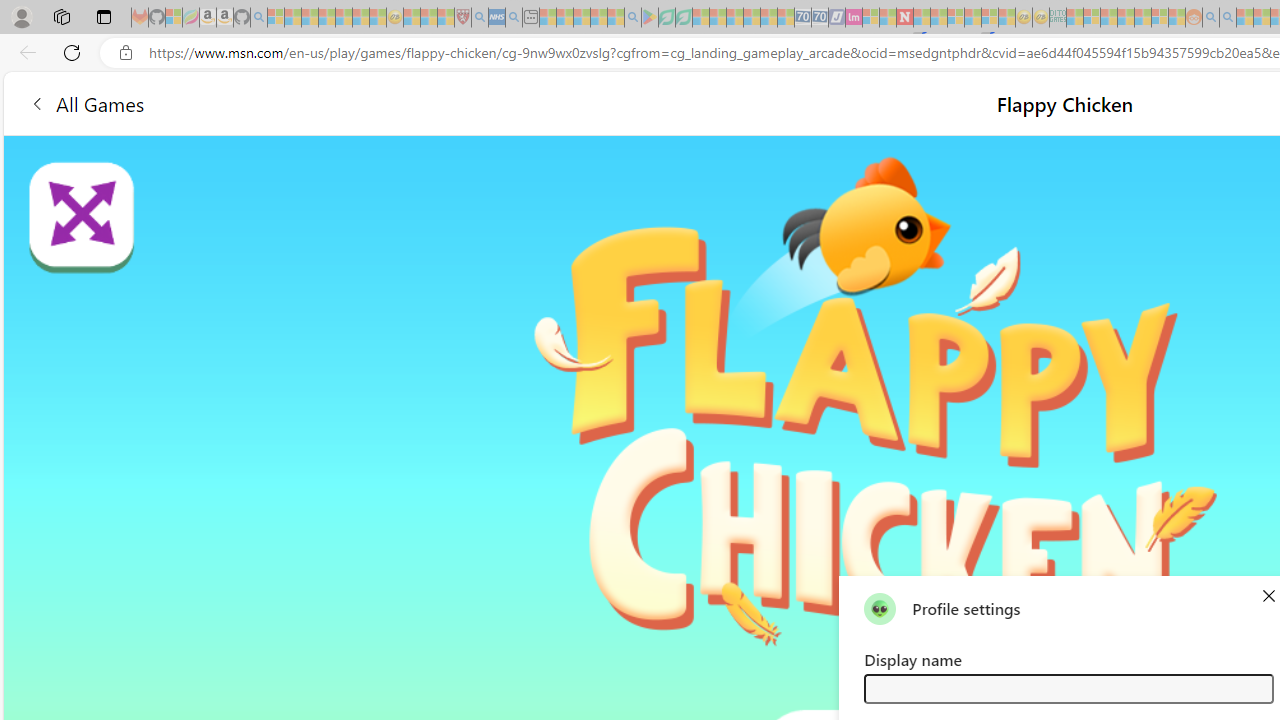 The height and width of the screenshot is (720, 1280). What do you see at coordinates (445, 17) in the screenshot?
I see `'Local - MSN - Sleeping'` at bounding box center [445, 17].